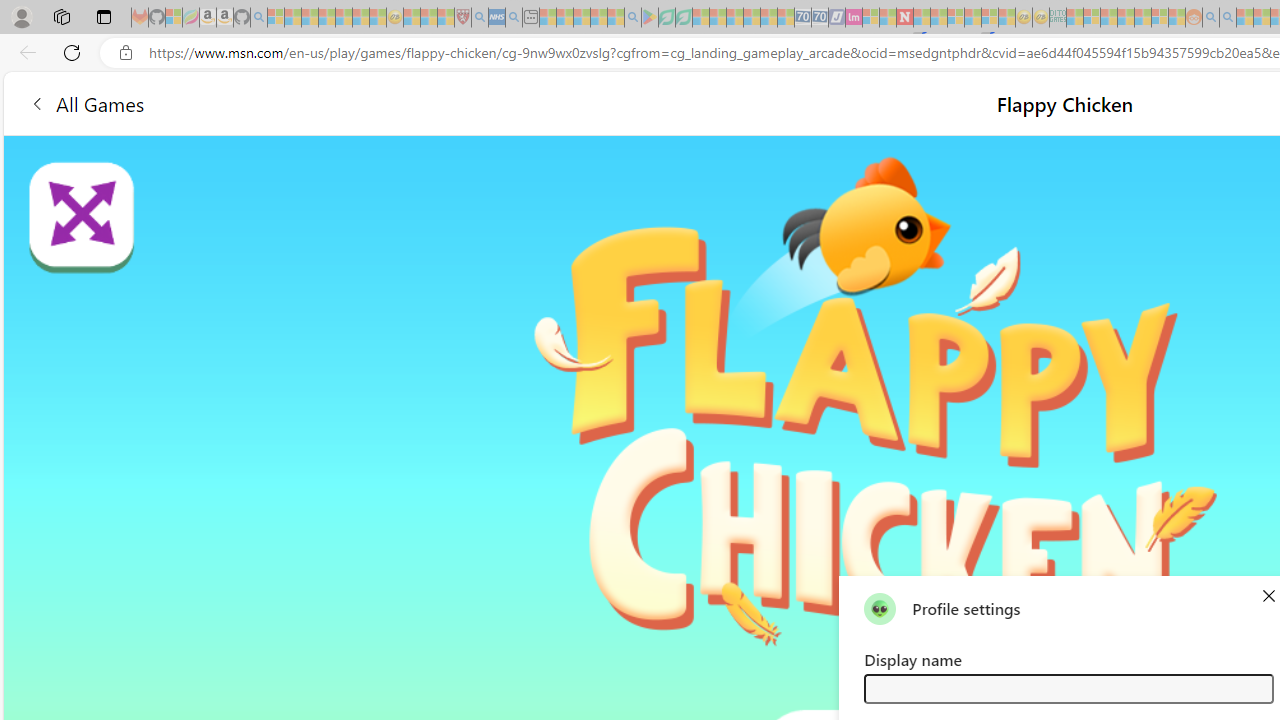 The height and width of the screenshot is (720, 1280). What do you see at coordinates (445, 17) in the screenshot?
I see `'Local - MSN - Sleeping'` at bounding box center [445, 17].